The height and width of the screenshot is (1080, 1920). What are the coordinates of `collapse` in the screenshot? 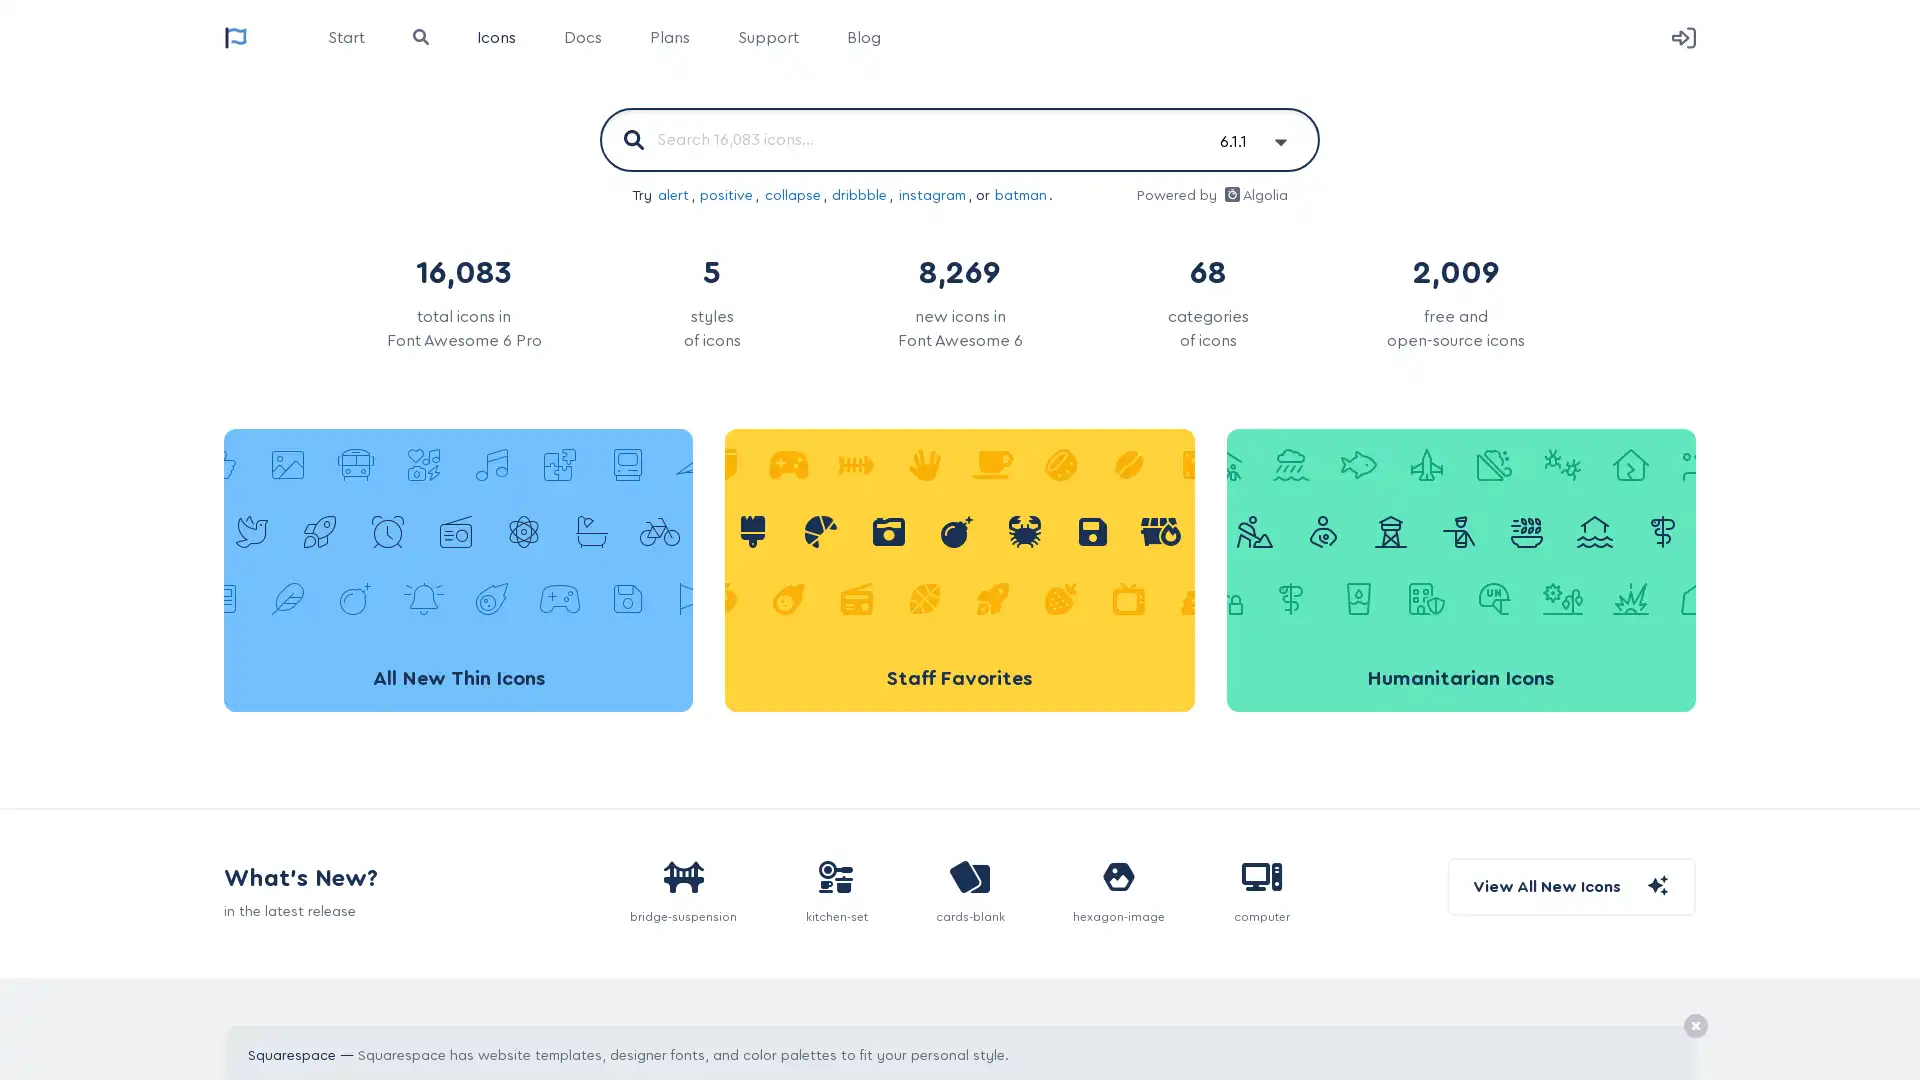 It's located at (791, 196).